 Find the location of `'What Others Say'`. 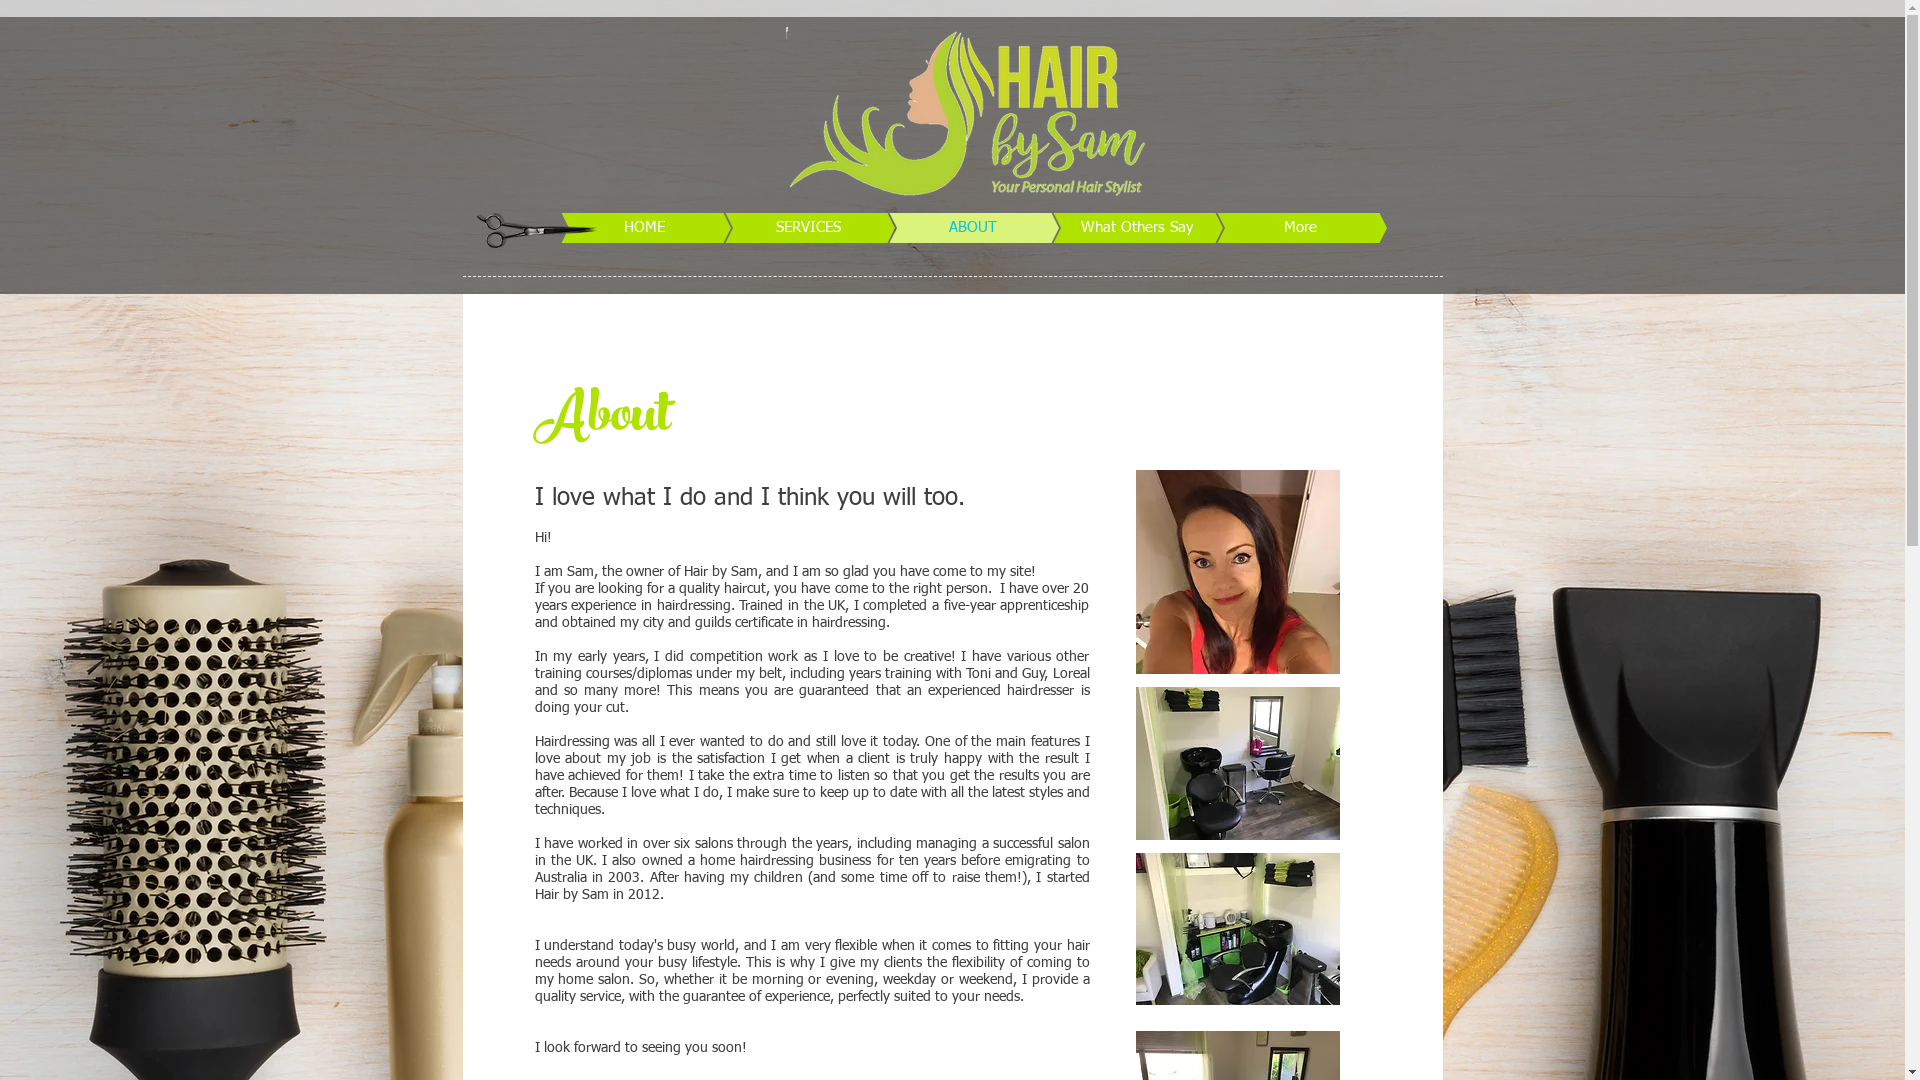

'What Others Say' is located at coordinates (989, 226).